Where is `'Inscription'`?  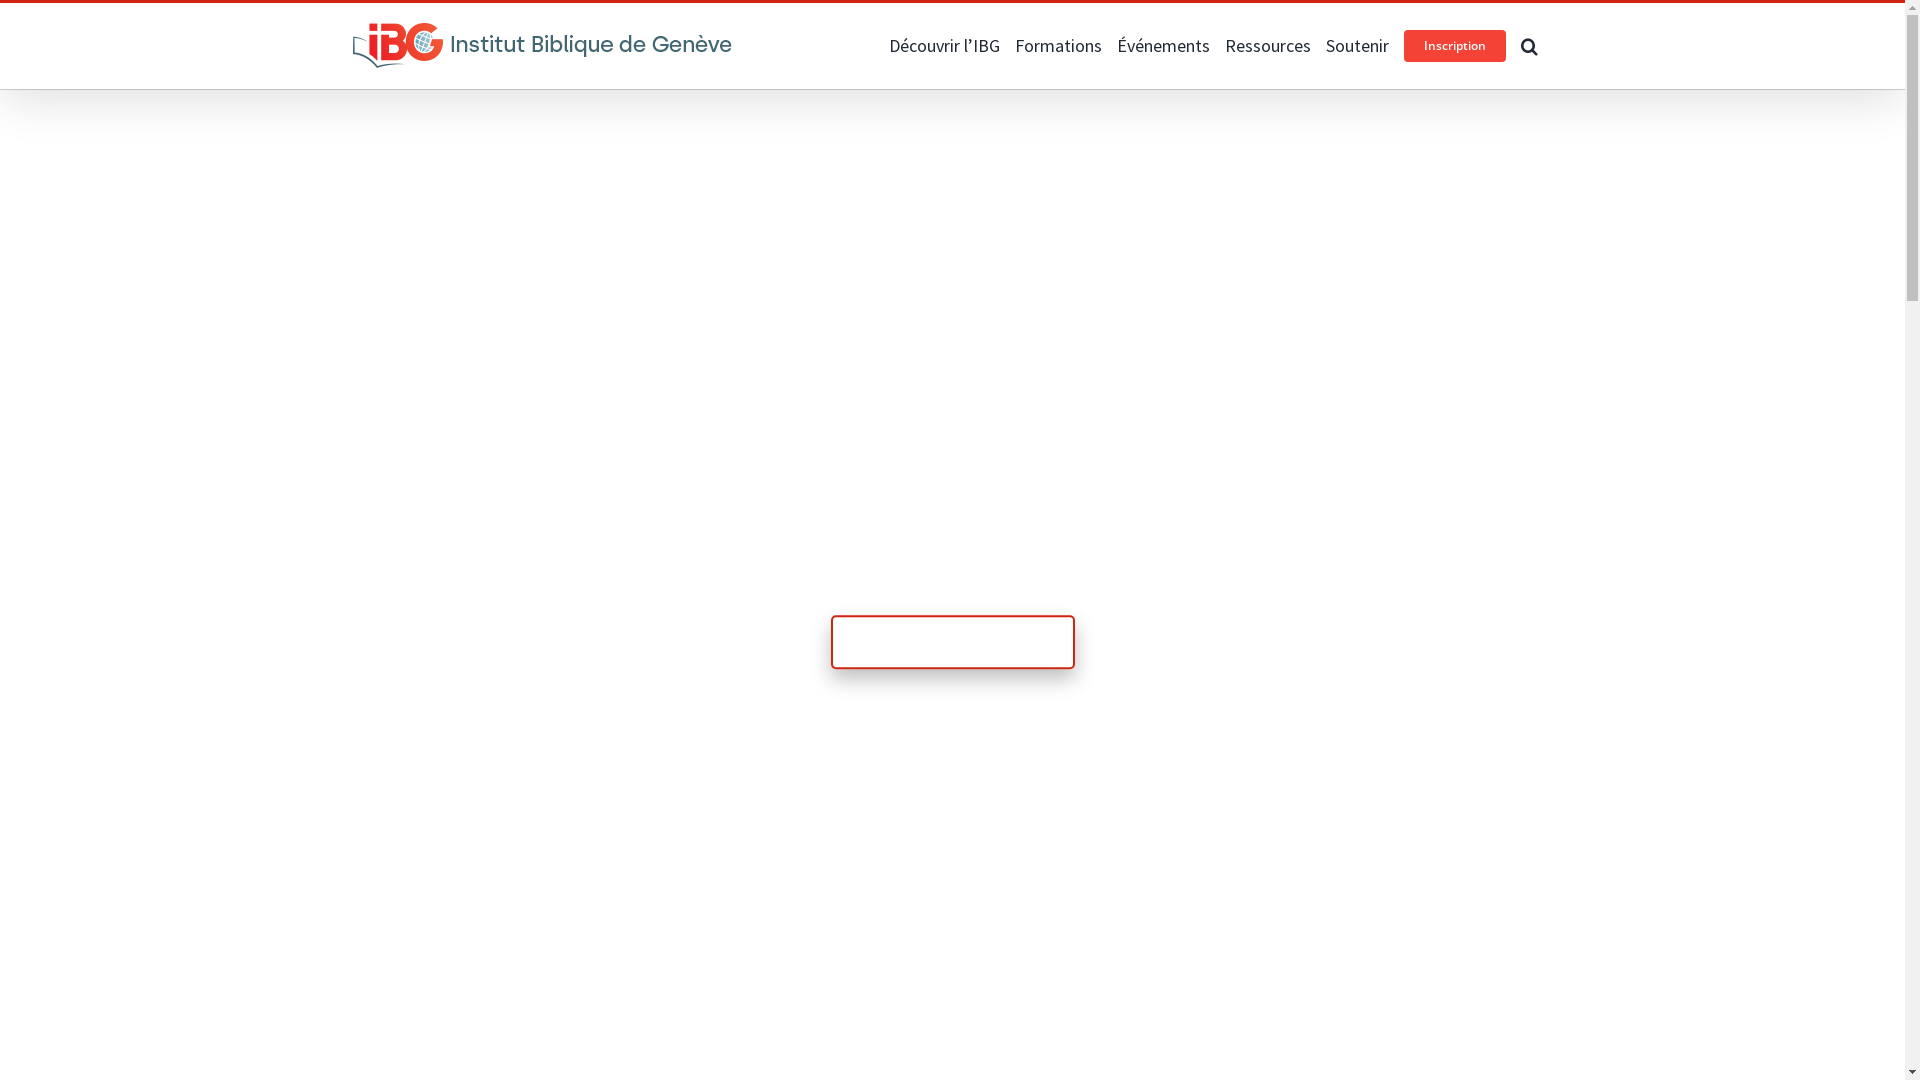
'Inscription' is located at coordinates (1454, 45).